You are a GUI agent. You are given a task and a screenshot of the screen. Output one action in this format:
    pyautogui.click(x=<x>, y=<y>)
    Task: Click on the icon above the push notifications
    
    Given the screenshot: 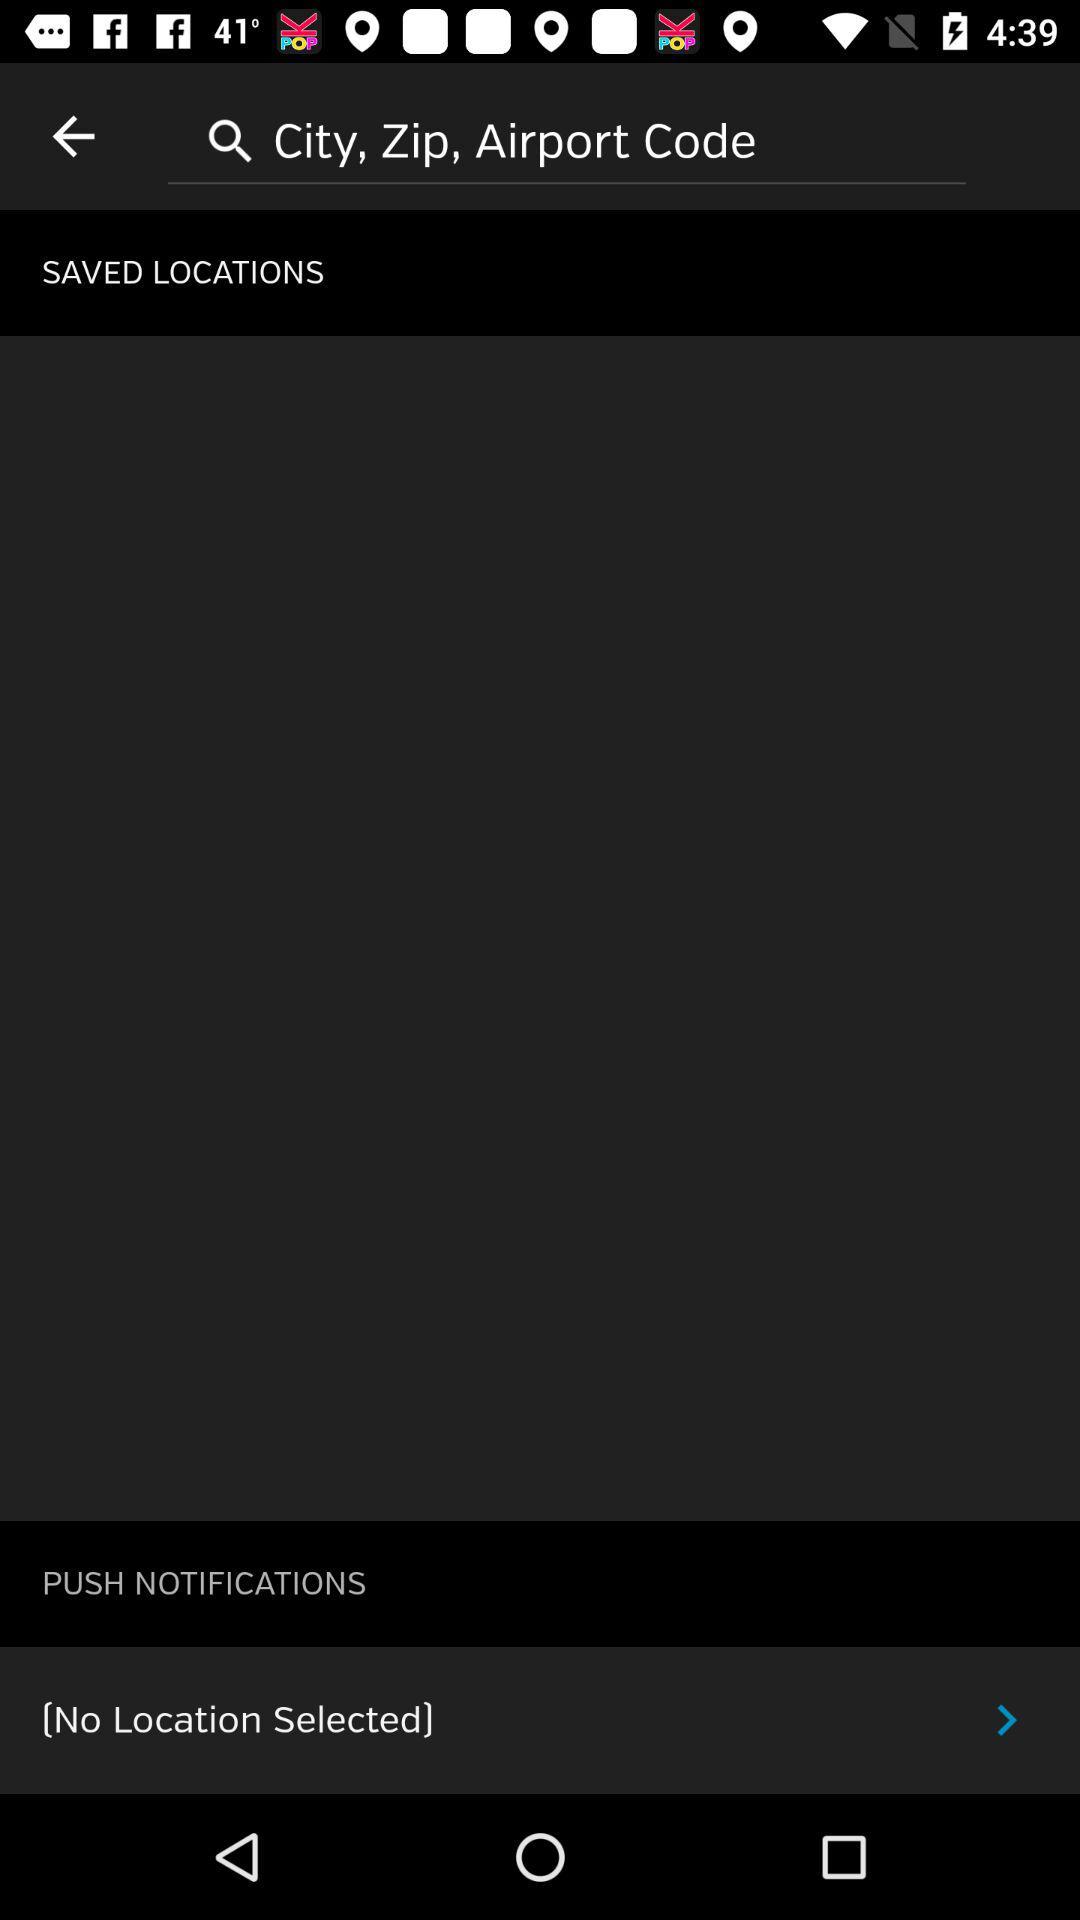 What is the action you would take?
    pyautogui.click(x=540, y=927)
    